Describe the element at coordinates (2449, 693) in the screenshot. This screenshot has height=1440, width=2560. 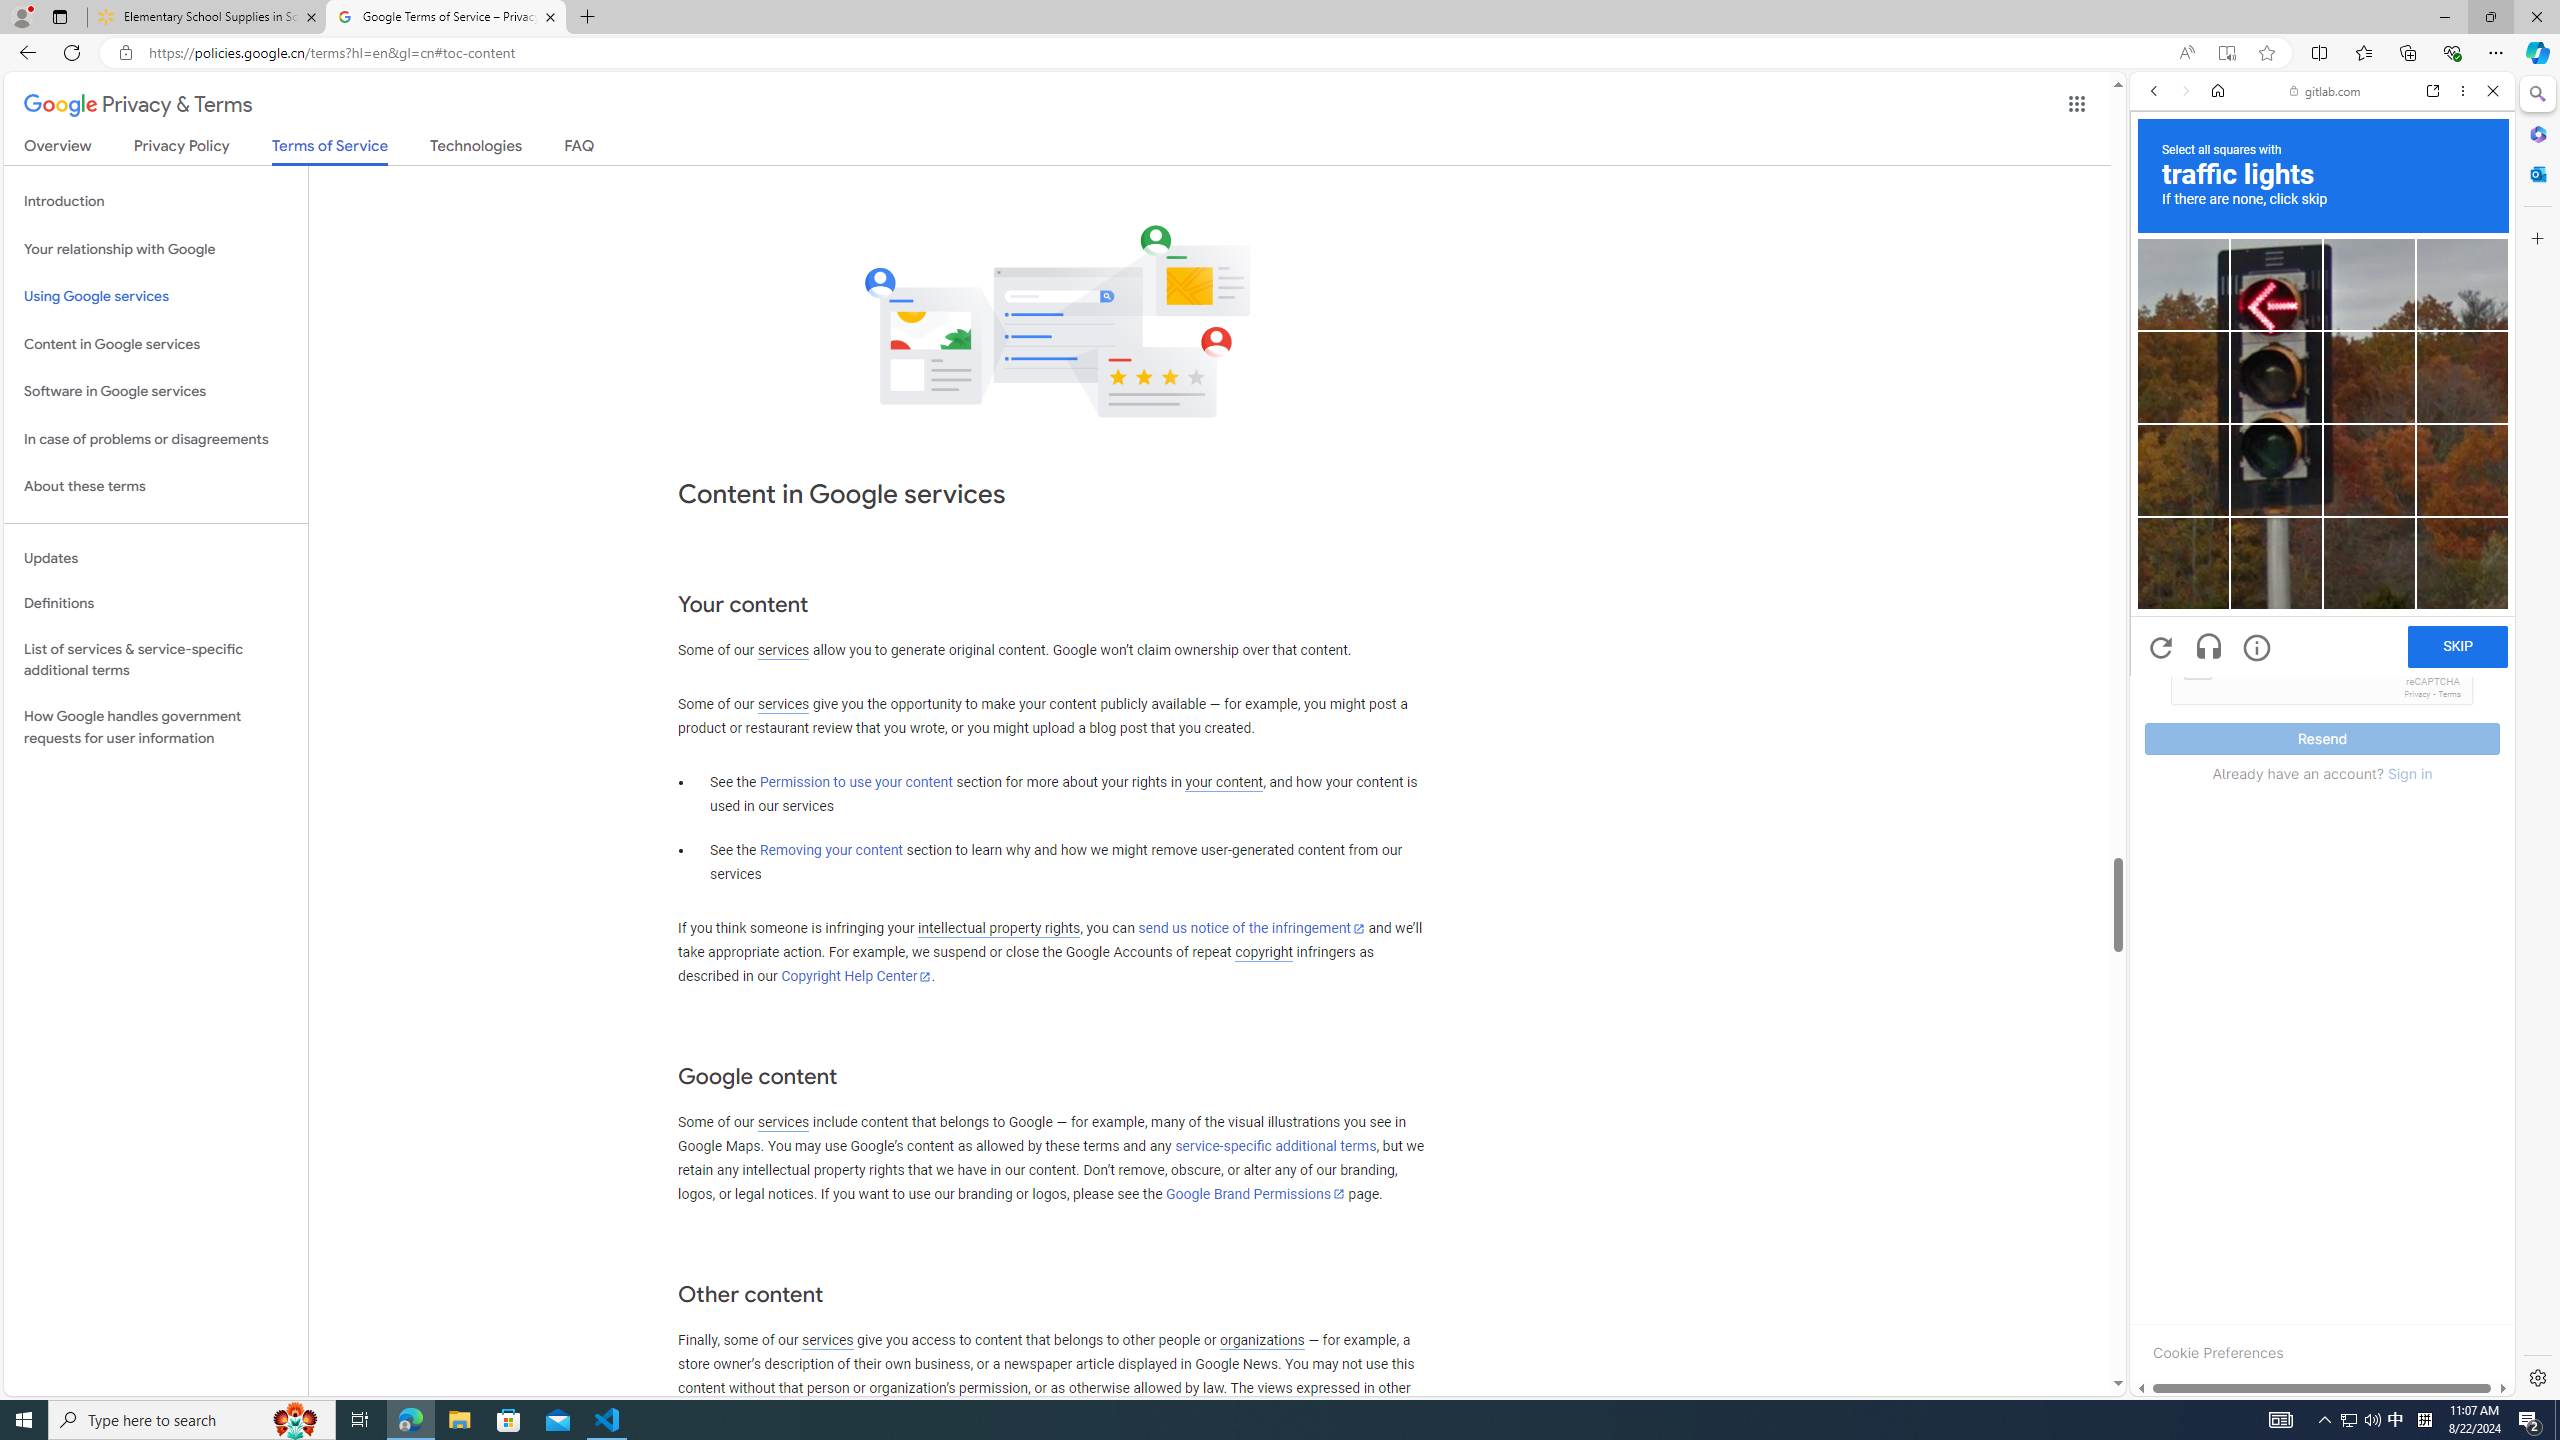
I see `'Terms'` at that location.